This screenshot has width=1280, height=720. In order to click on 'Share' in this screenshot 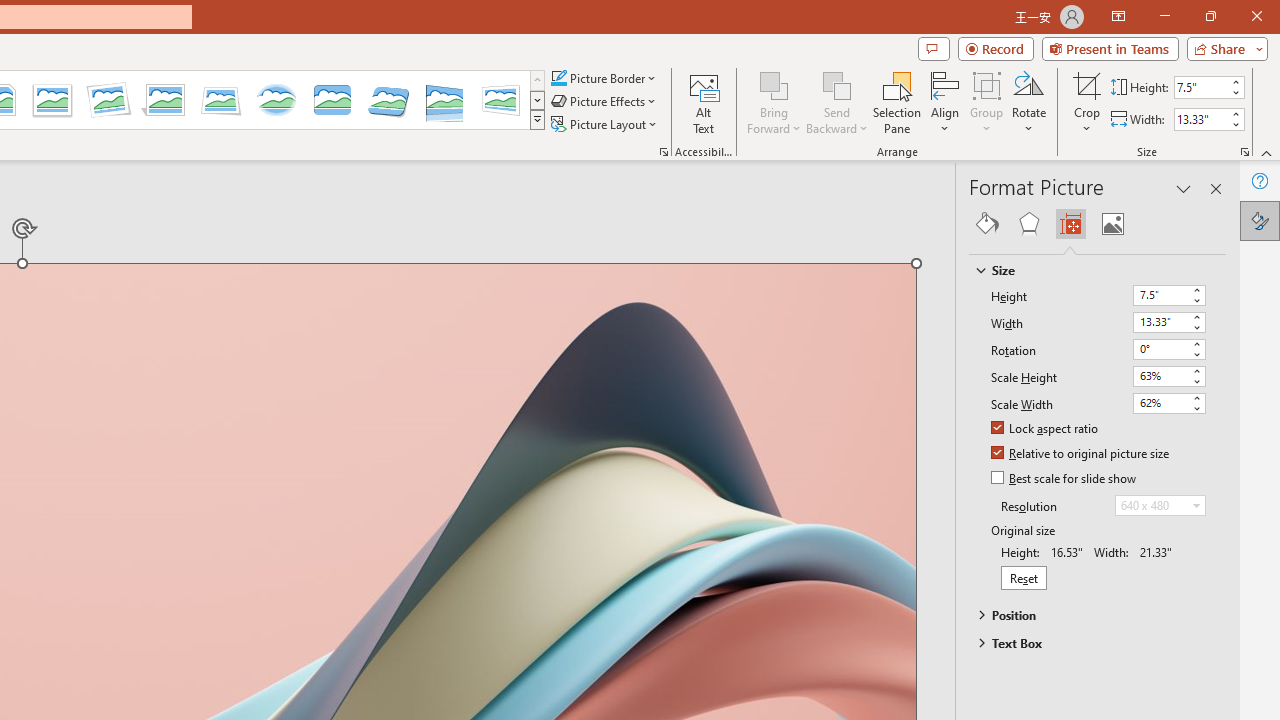, I will do `click(1222, 47)`.